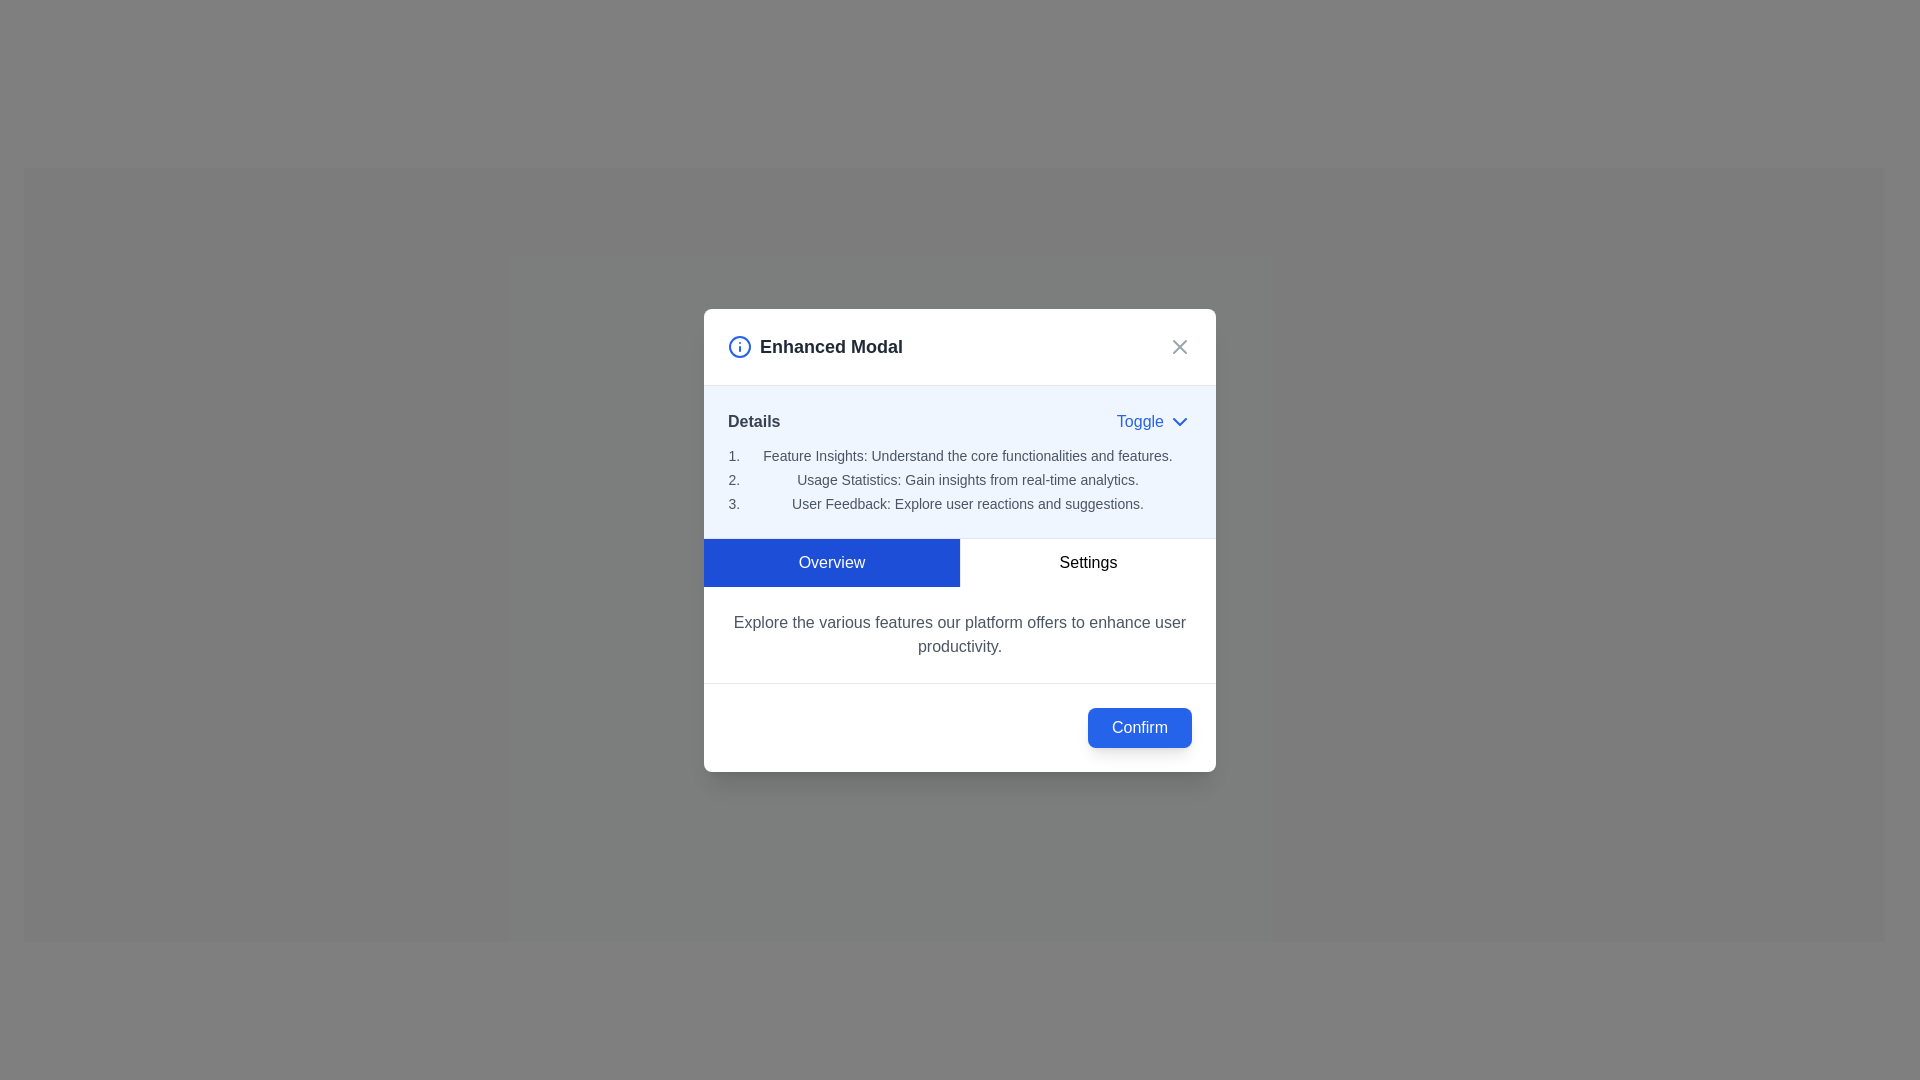 This screenshot has width=1920, height=1080. What do you see at coordinates (738, 345) in the screenshot?
I see `the circular icon with a blue border and white center, located to the far left of the header section labeled 'Enhanced Modal'` at bounding box center [738, 345].